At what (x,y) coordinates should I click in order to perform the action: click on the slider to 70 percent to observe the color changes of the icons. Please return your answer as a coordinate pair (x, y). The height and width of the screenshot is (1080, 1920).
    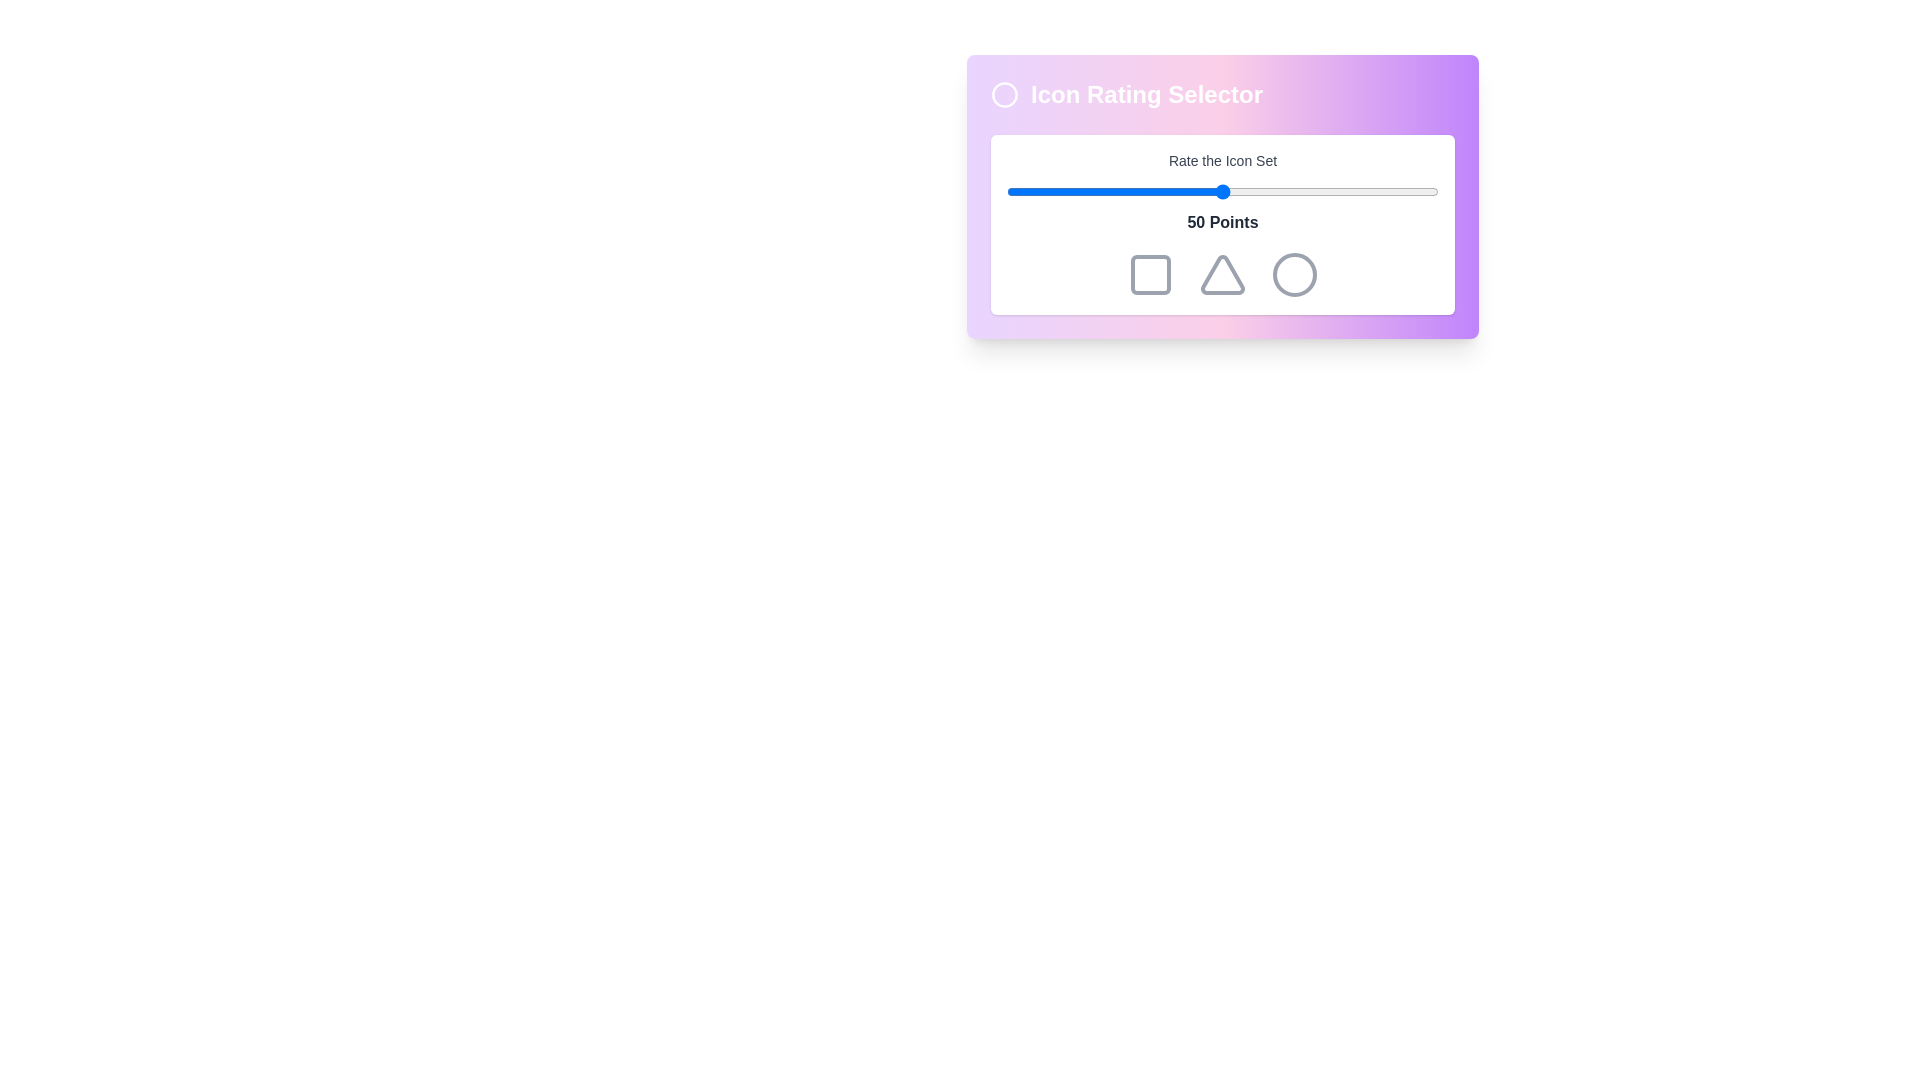
    Looking at the image, I should click on (1309, 192).